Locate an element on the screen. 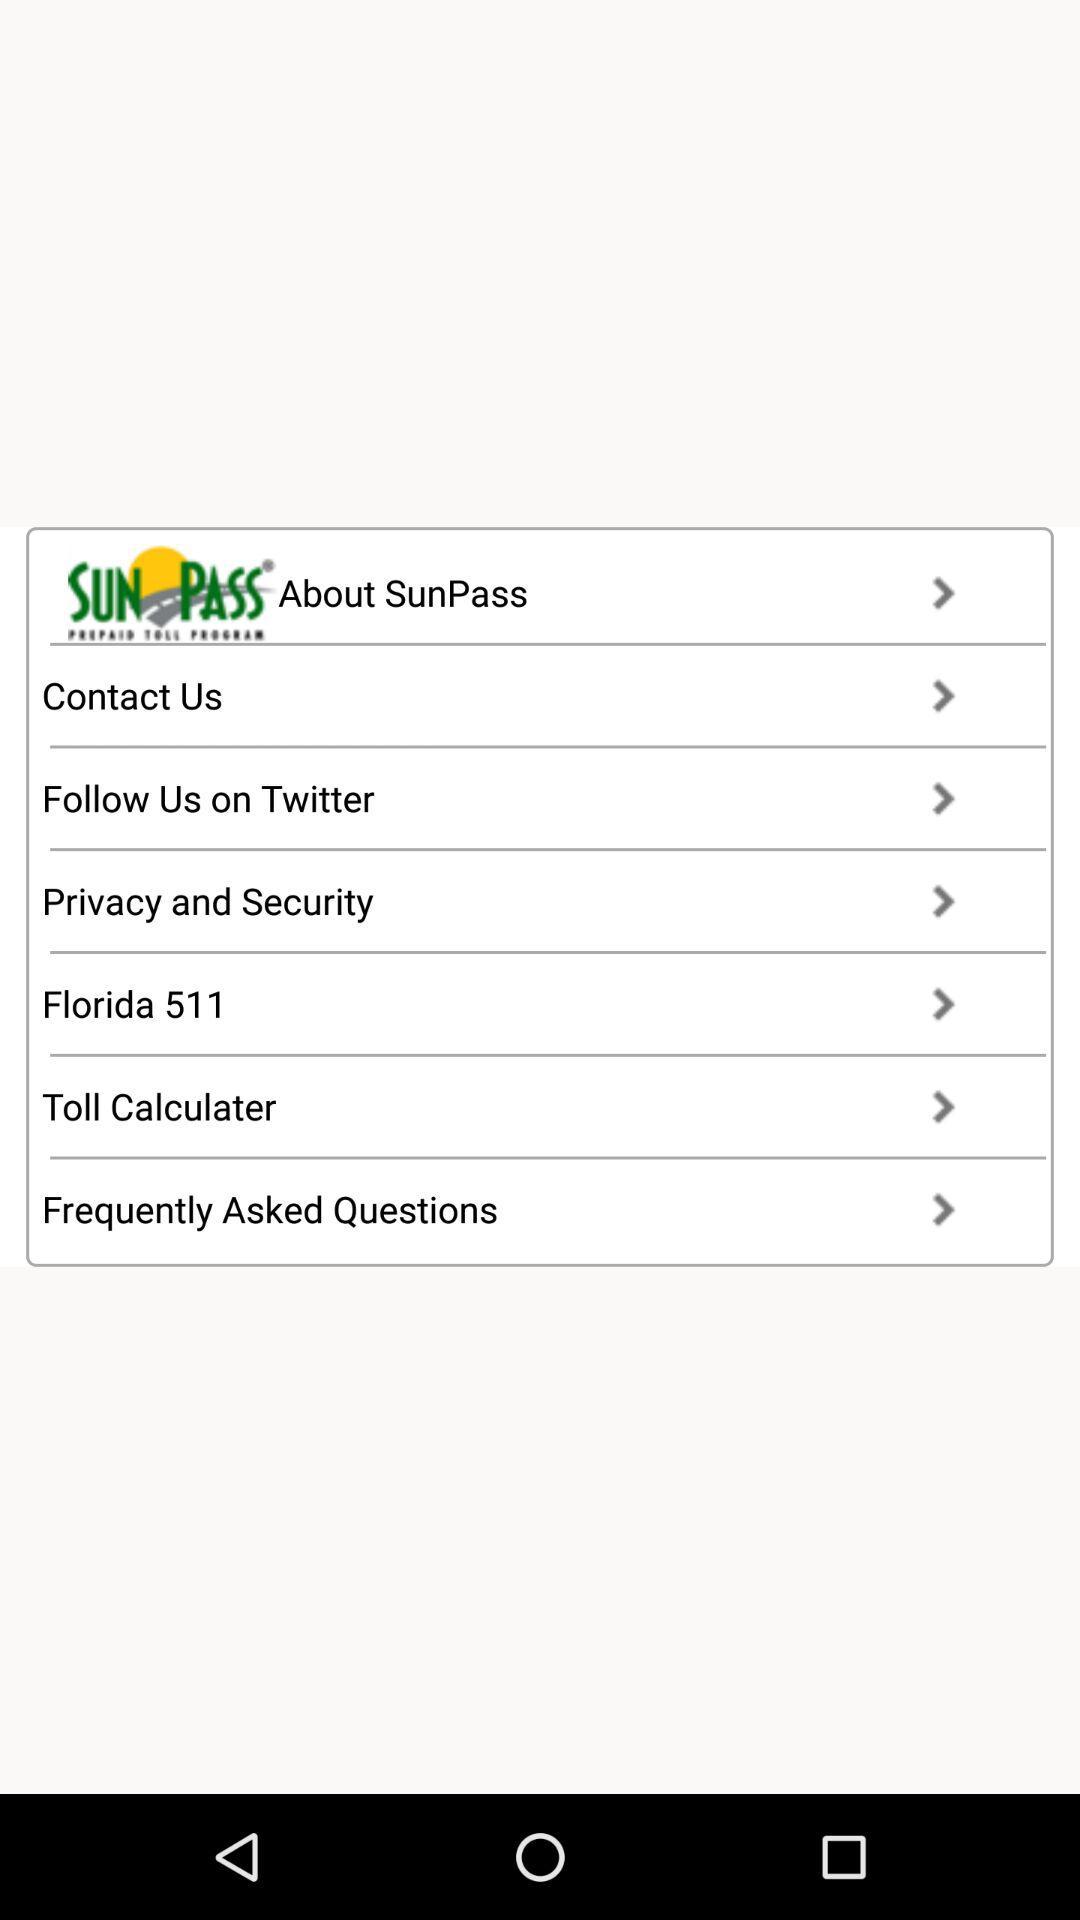 The height and width of the screenshot is (1920, 1080). the contact us is located at coordinates (516, 695).